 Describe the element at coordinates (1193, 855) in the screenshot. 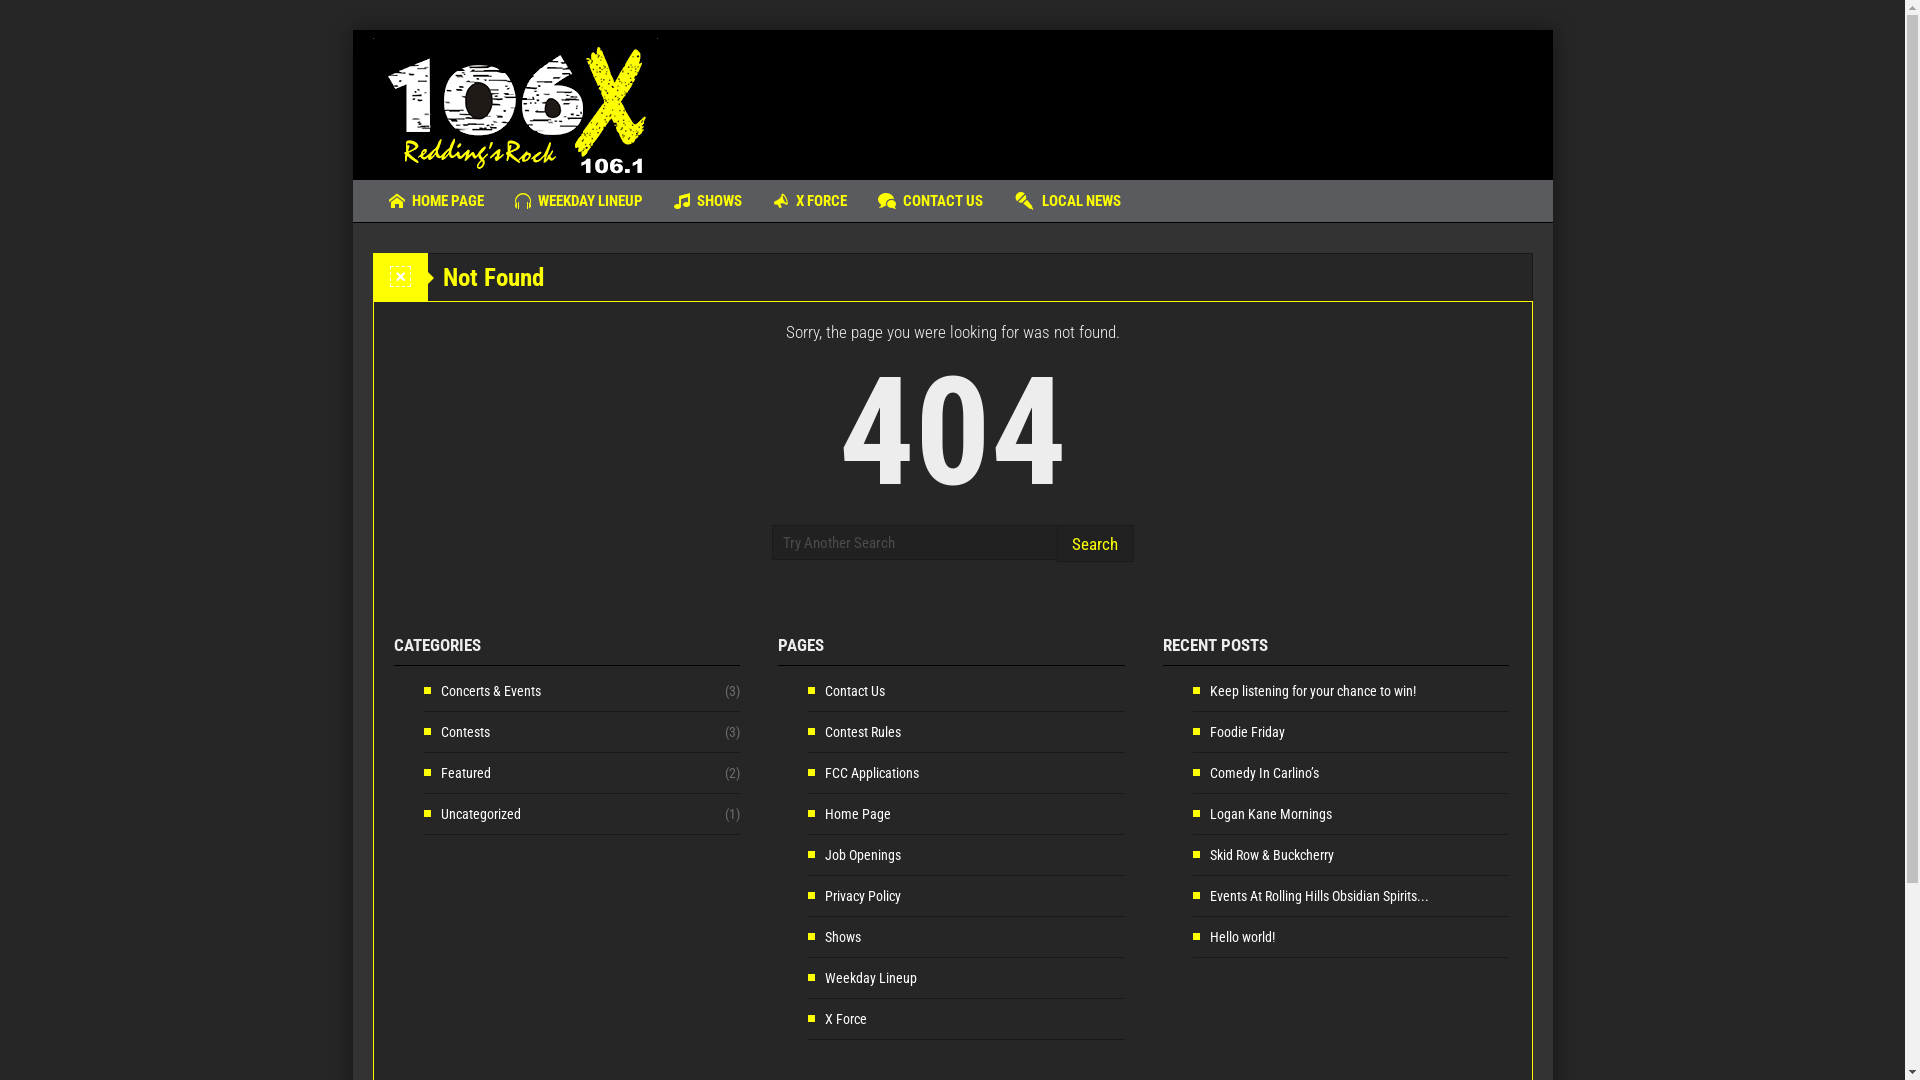

I see `'Skid Row & Buckcherry'` at that location.